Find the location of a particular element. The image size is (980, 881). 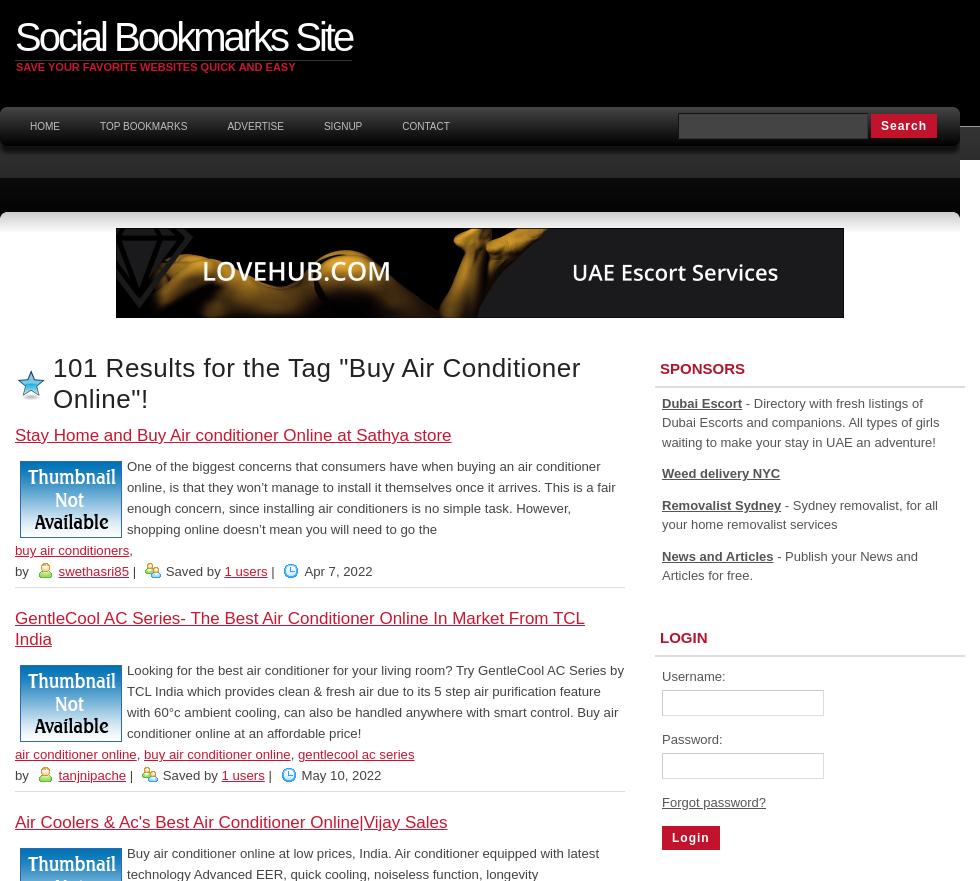

'Sponsors' is located at coordinates (702, 367).